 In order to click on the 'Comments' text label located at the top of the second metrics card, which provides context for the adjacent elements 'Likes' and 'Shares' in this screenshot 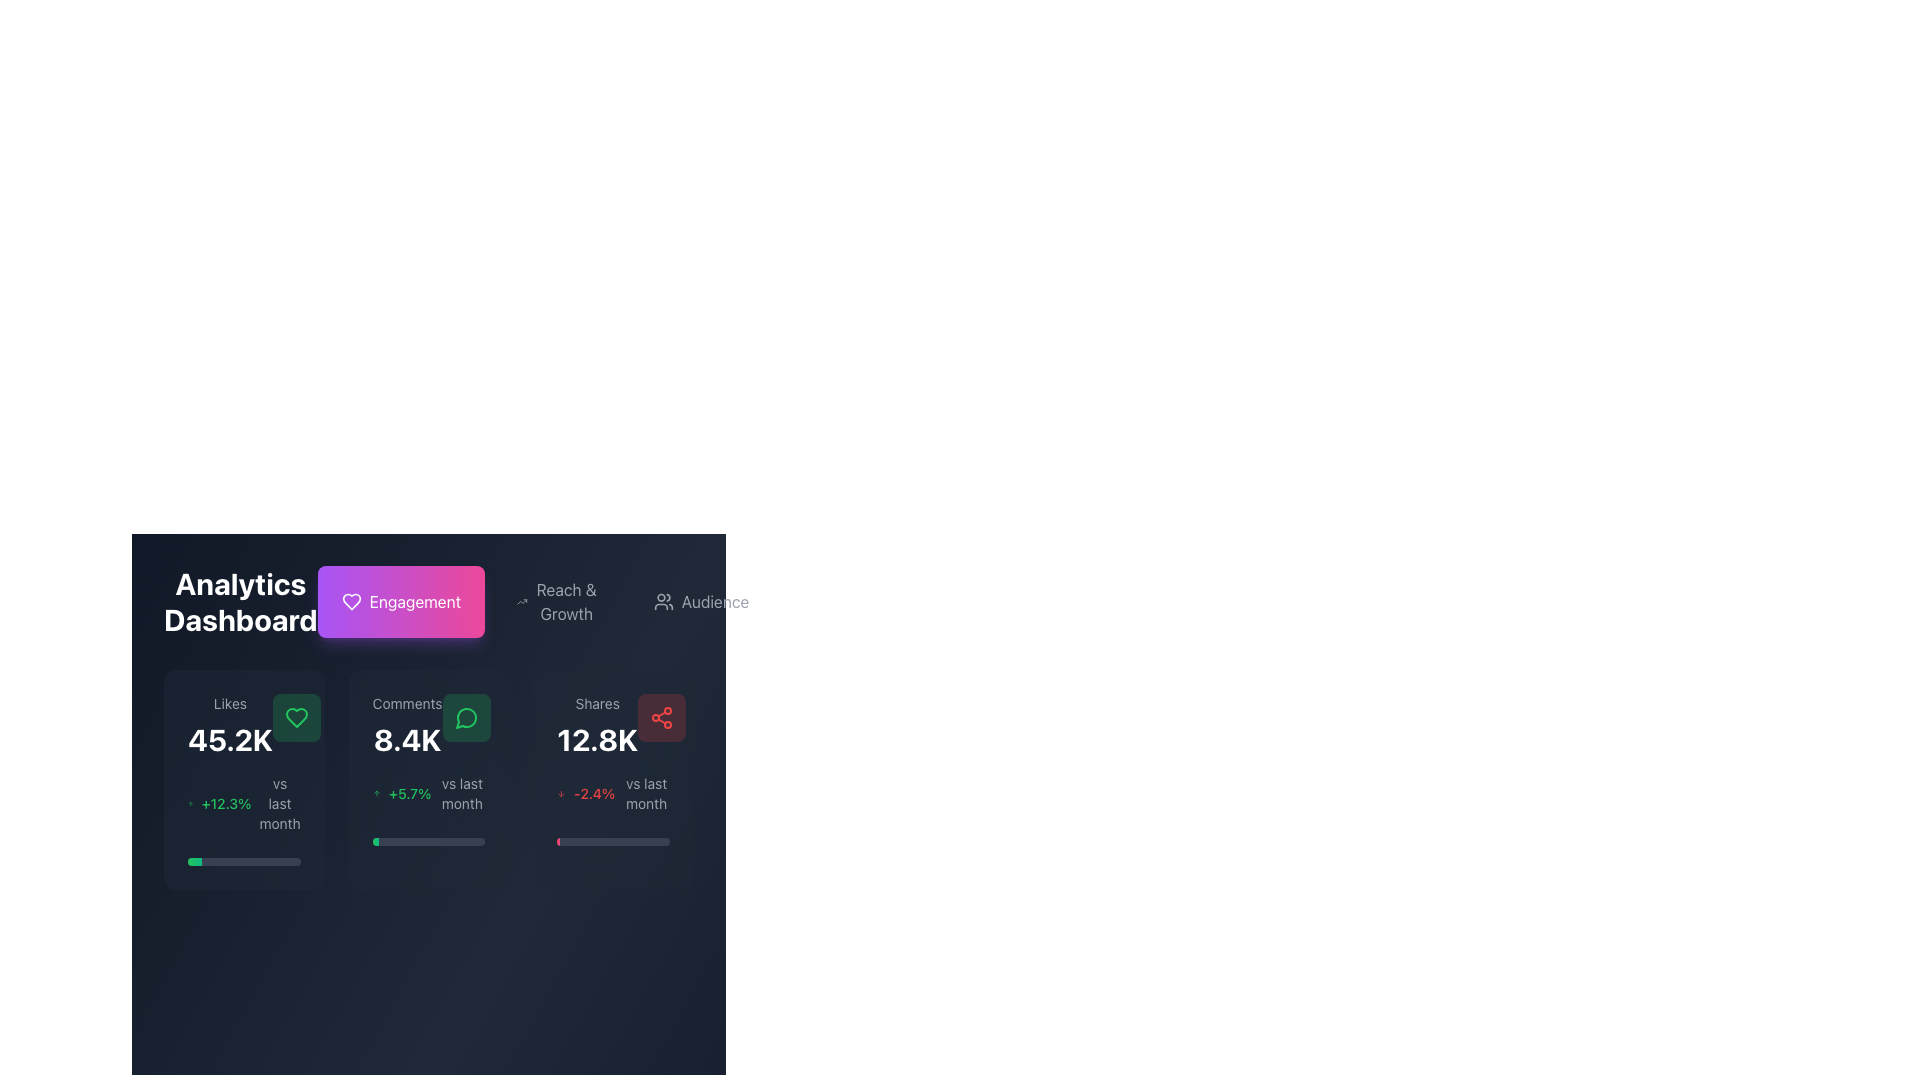, I will do `click(406, 703)`.